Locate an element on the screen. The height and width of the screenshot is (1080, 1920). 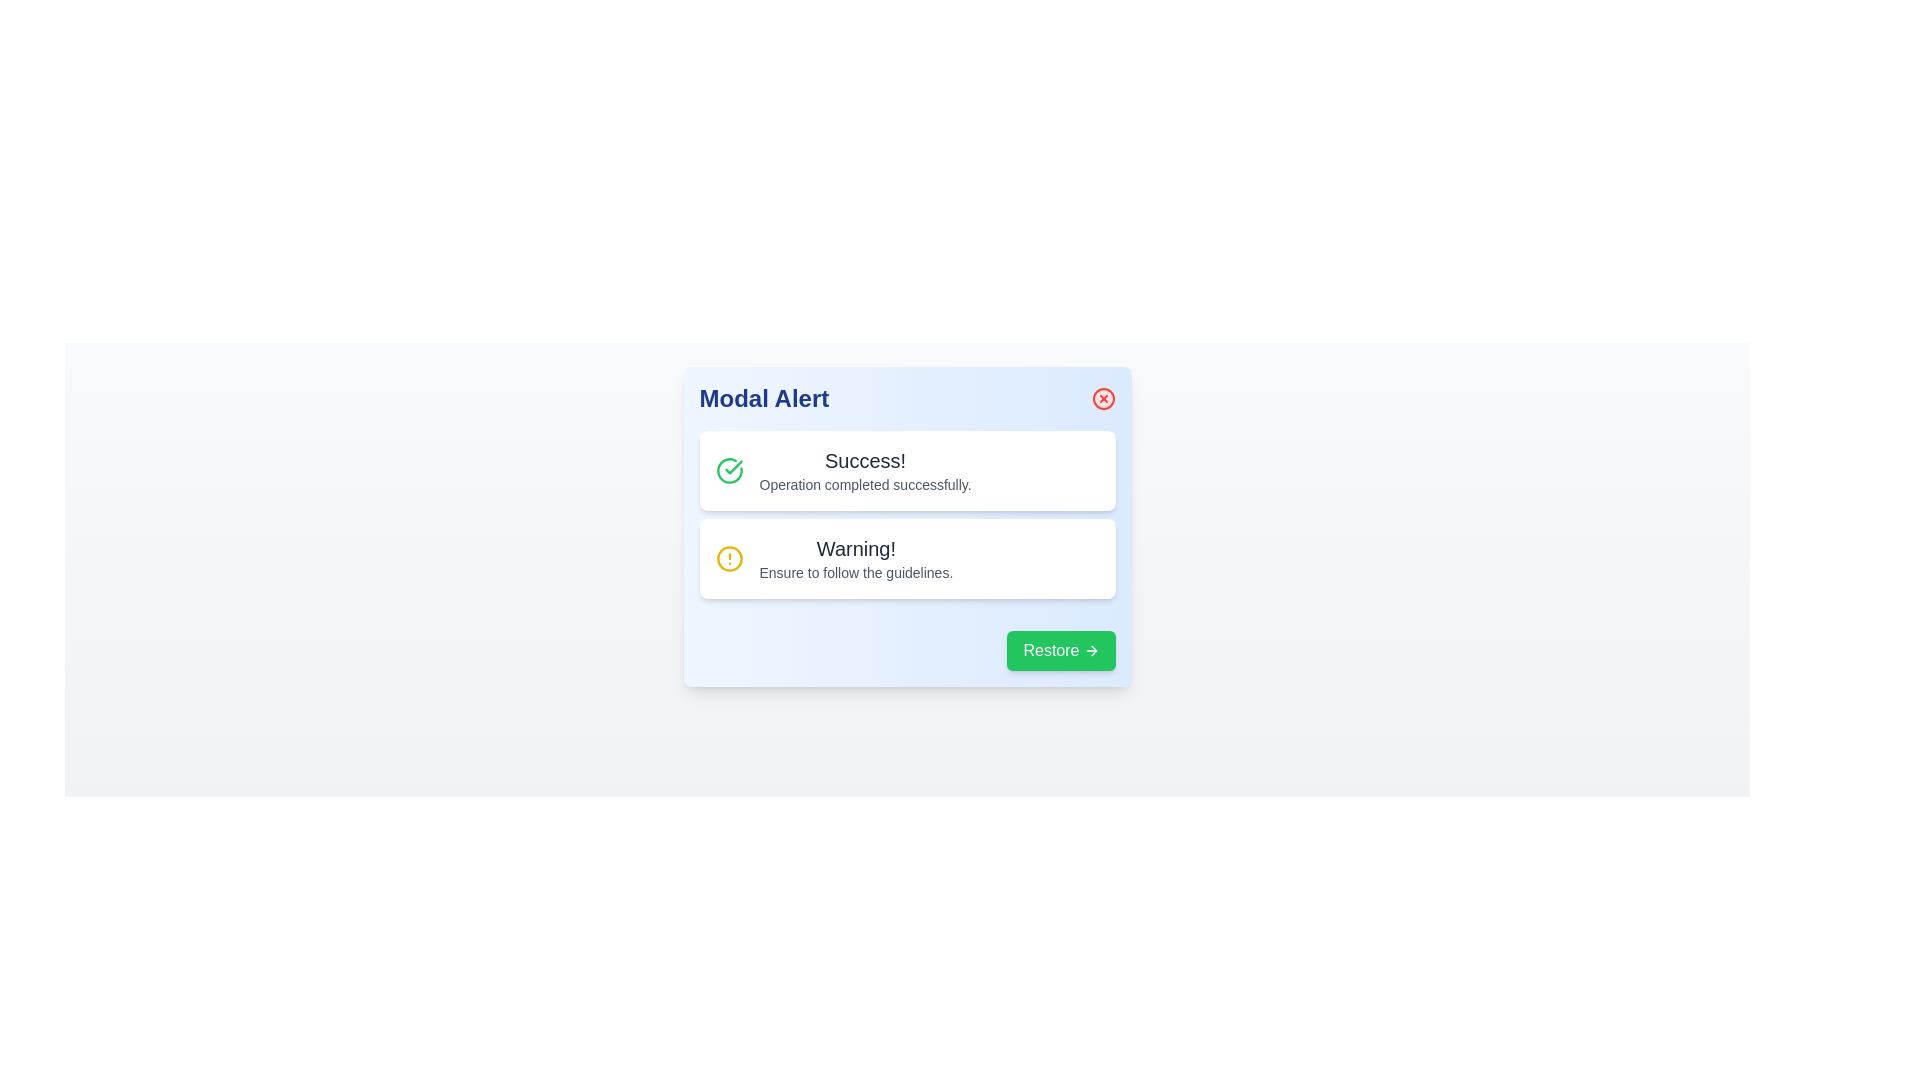
warning text displayed in the lower alert section of the modal card interface, which provides guidance on protocols or prerequisites is located at coordinates (856, 559).